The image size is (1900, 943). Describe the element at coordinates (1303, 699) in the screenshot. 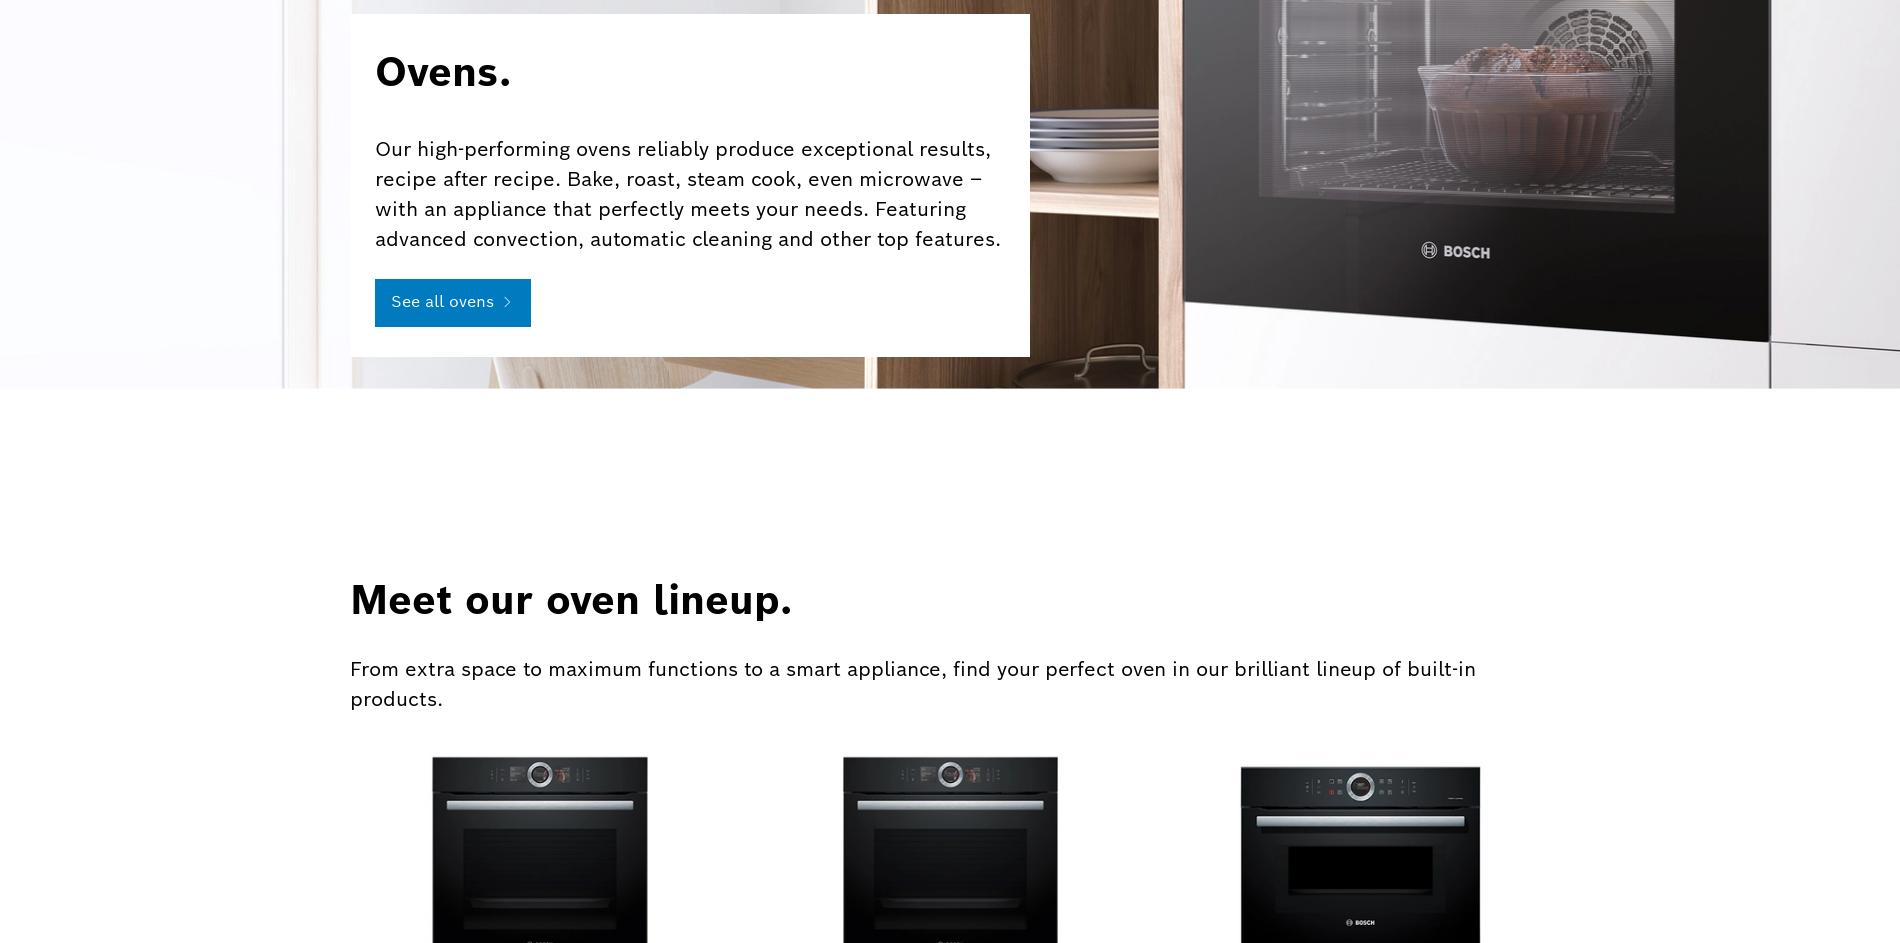

I see `'Search now'` at that location.